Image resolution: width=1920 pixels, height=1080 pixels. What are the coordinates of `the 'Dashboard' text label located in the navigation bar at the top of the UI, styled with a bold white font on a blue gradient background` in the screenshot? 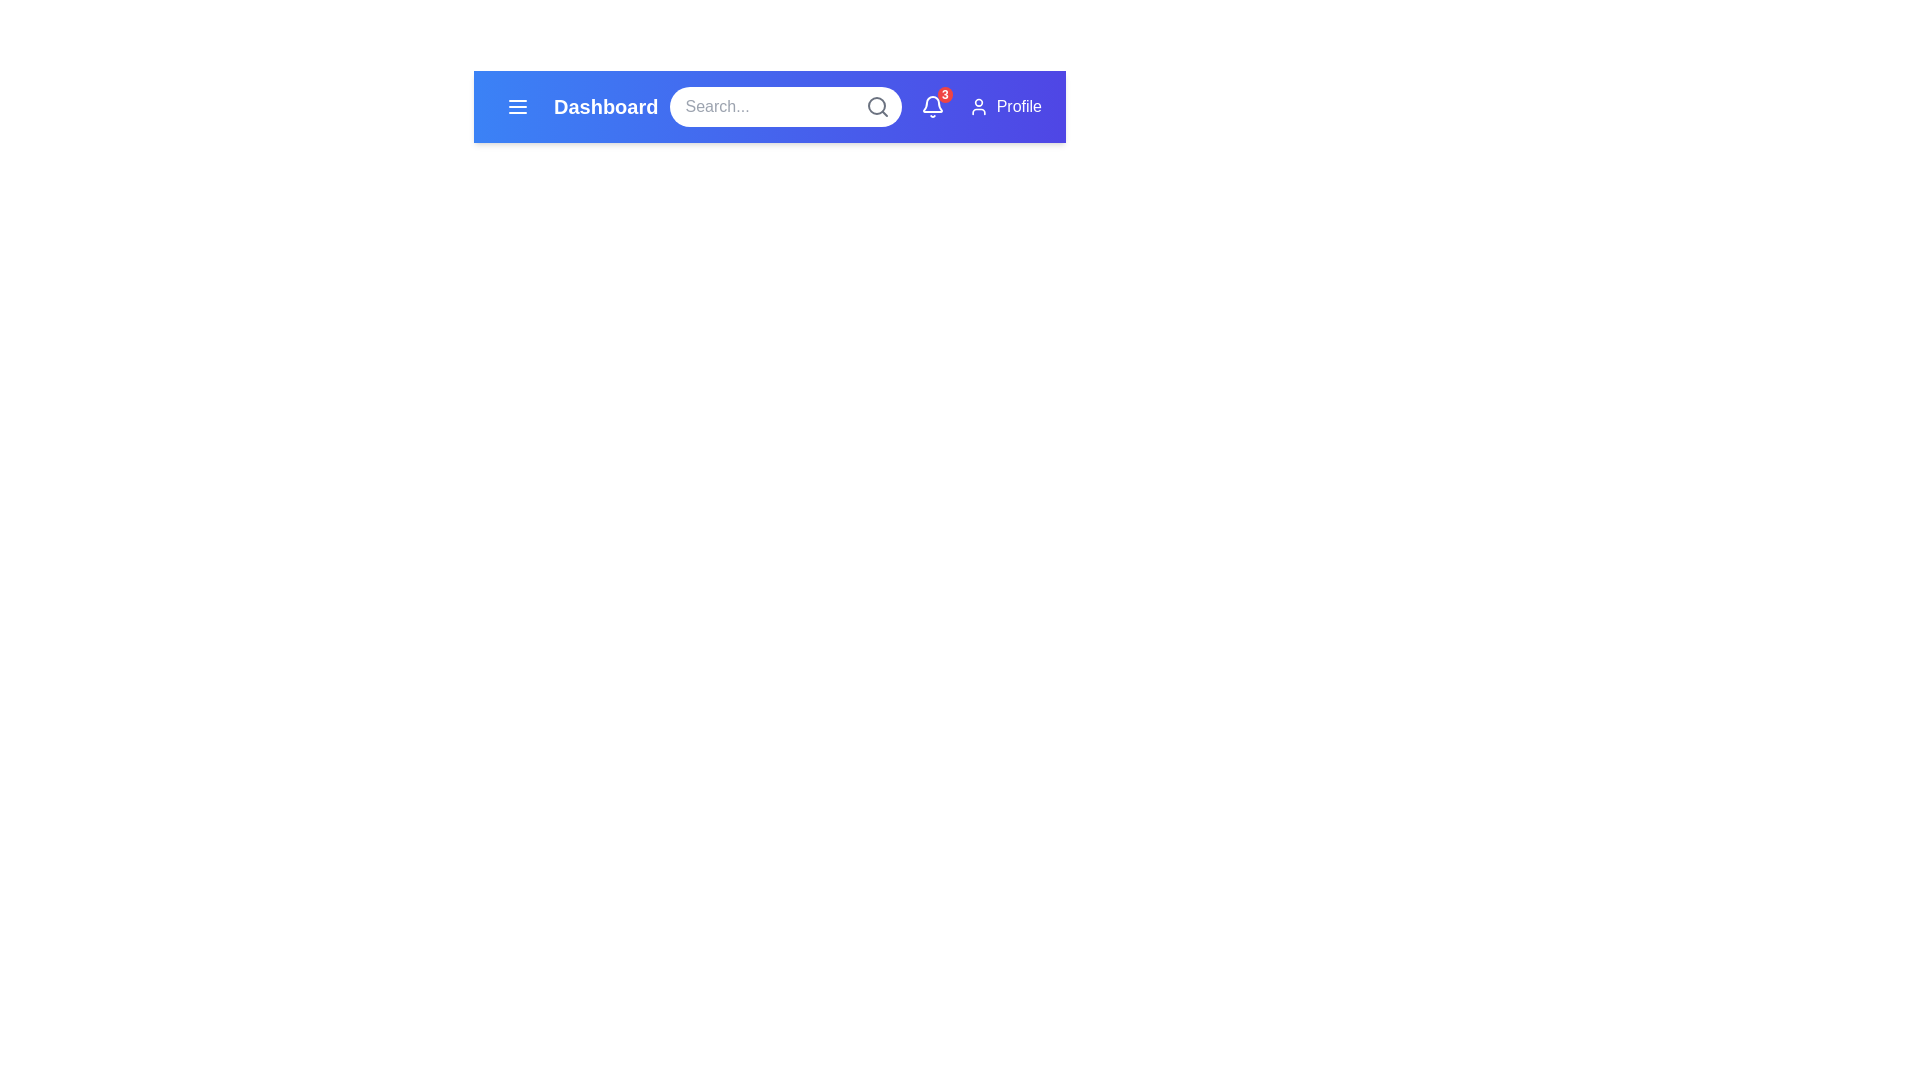 It's located at (605, 107).